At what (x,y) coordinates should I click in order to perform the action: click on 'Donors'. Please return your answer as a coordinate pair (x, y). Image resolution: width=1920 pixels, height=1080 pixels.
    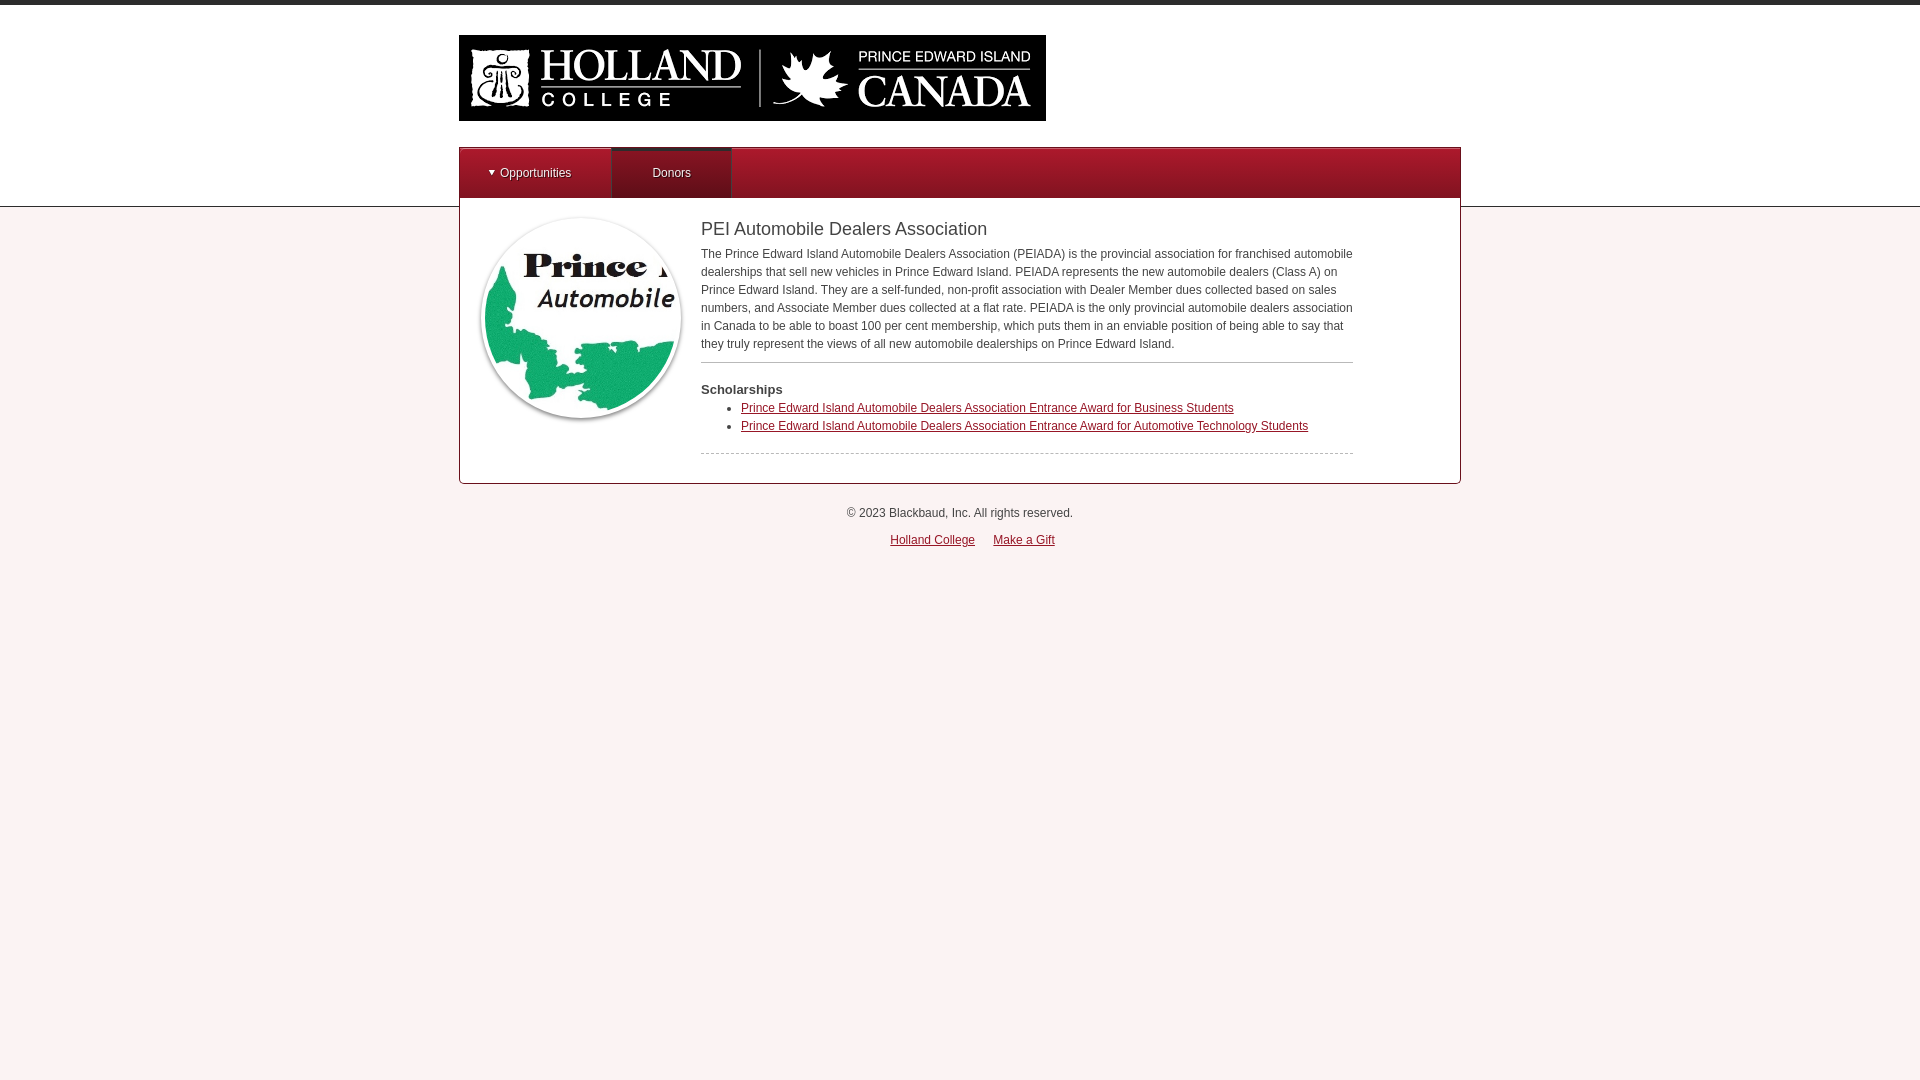
    Looking at the image, I should click on (671, 172).